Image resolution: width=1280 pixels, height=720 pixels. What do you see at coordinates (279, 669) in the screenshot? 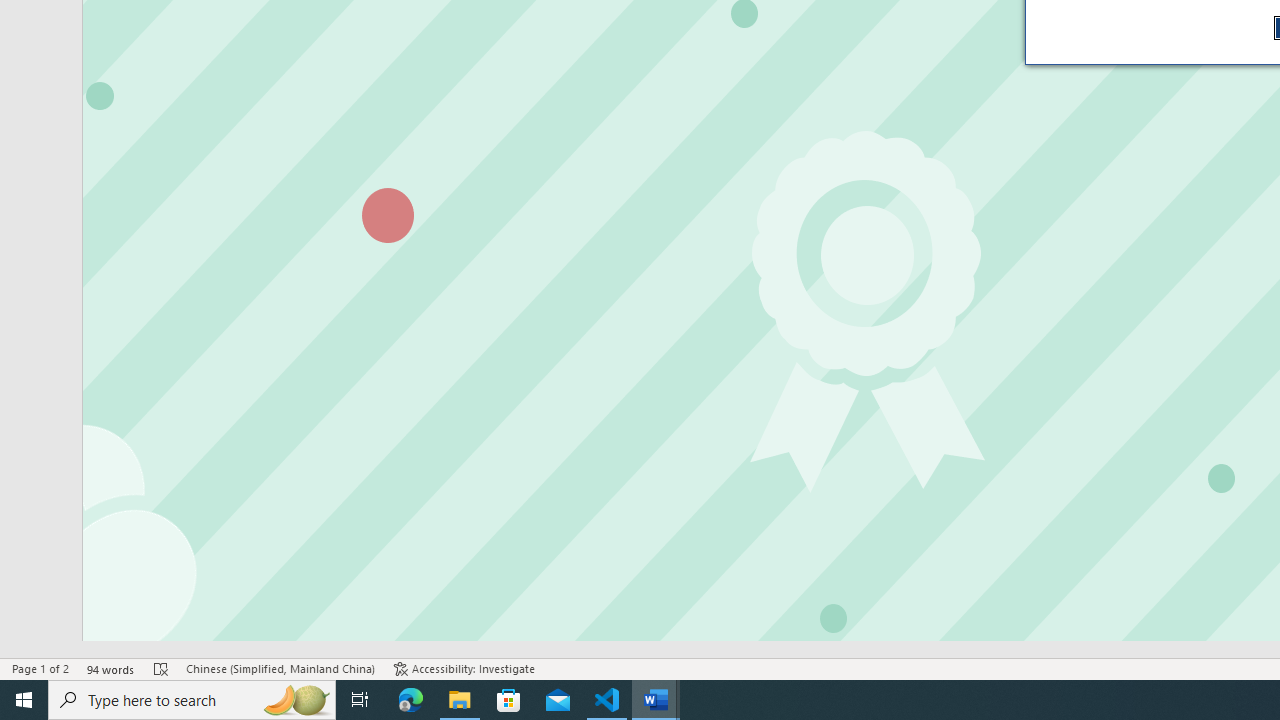
I see `'Language Chinese (Simplified, Mainland China)'` at bounding box center [279, 669].